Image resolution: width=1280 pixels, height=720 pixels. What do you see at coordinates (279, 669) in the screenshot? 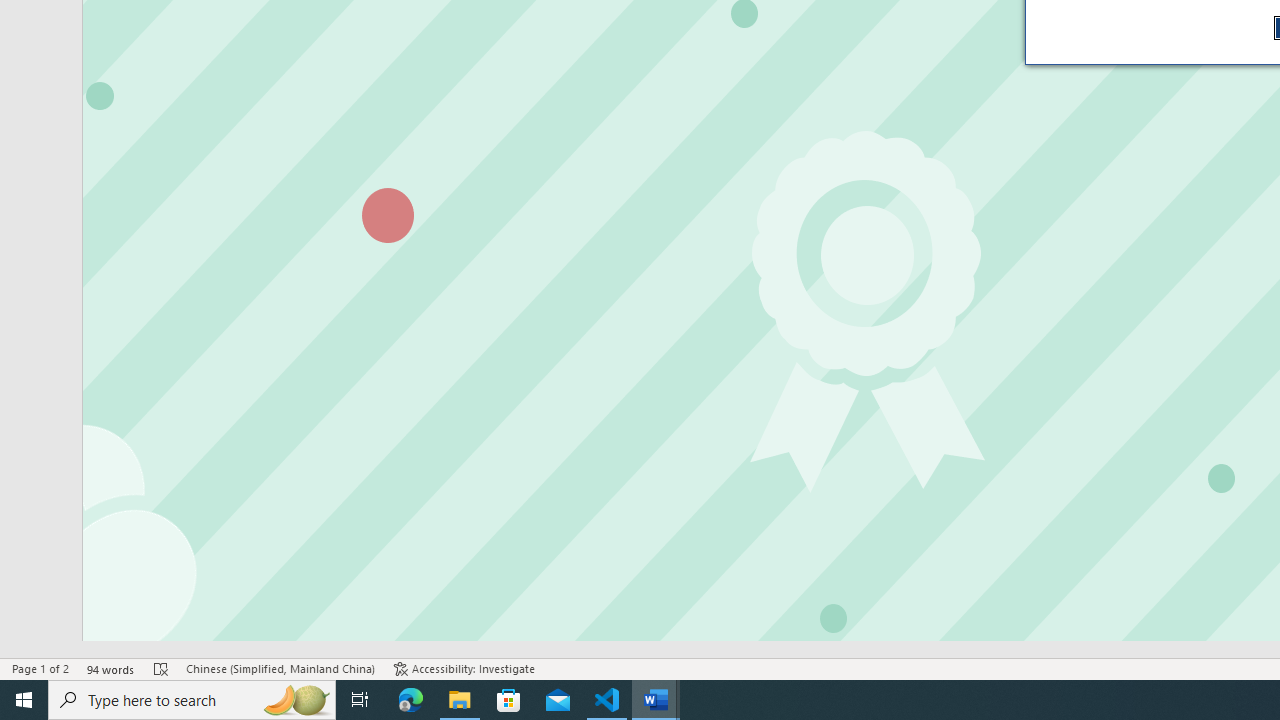
I see `'Language Chinese (Simplified, Mainland China)'` at bounding box center [279, 669].